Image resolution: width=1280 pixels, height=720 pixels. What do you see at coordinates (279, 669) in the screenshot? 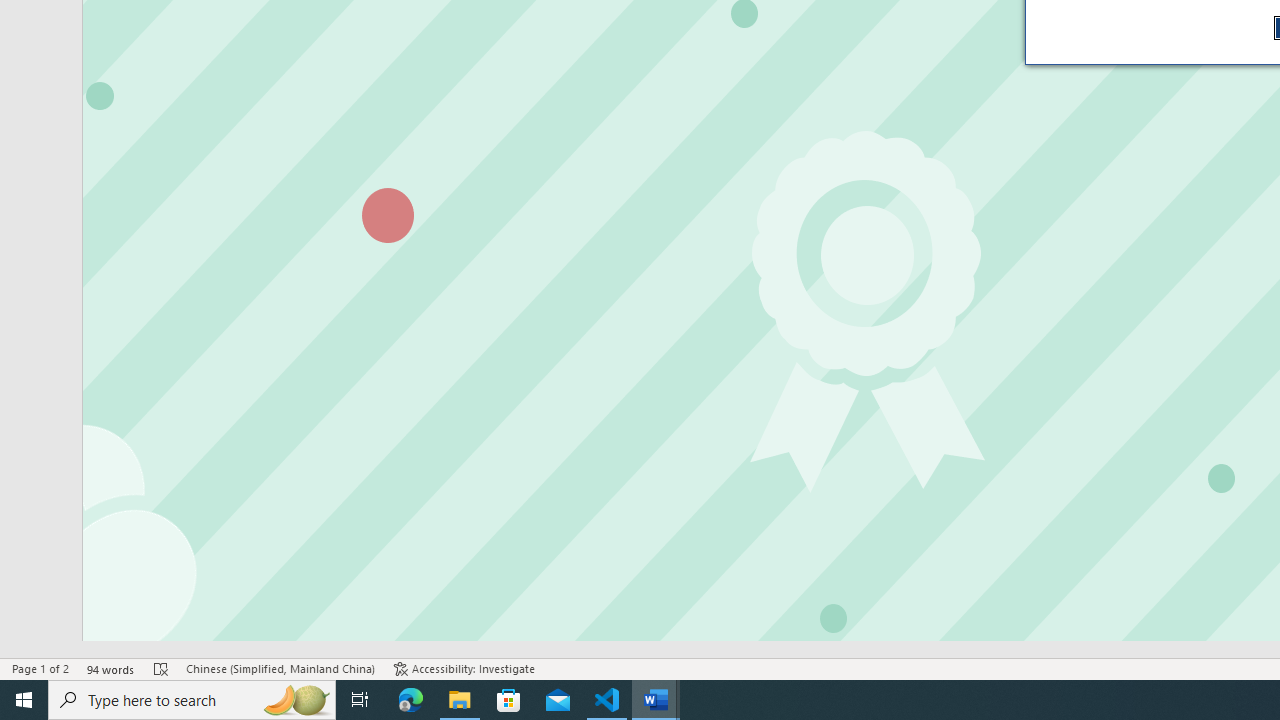
I see `'Language Chinese (Simplified, Mainland China)'` at bounding box center [279, 669].